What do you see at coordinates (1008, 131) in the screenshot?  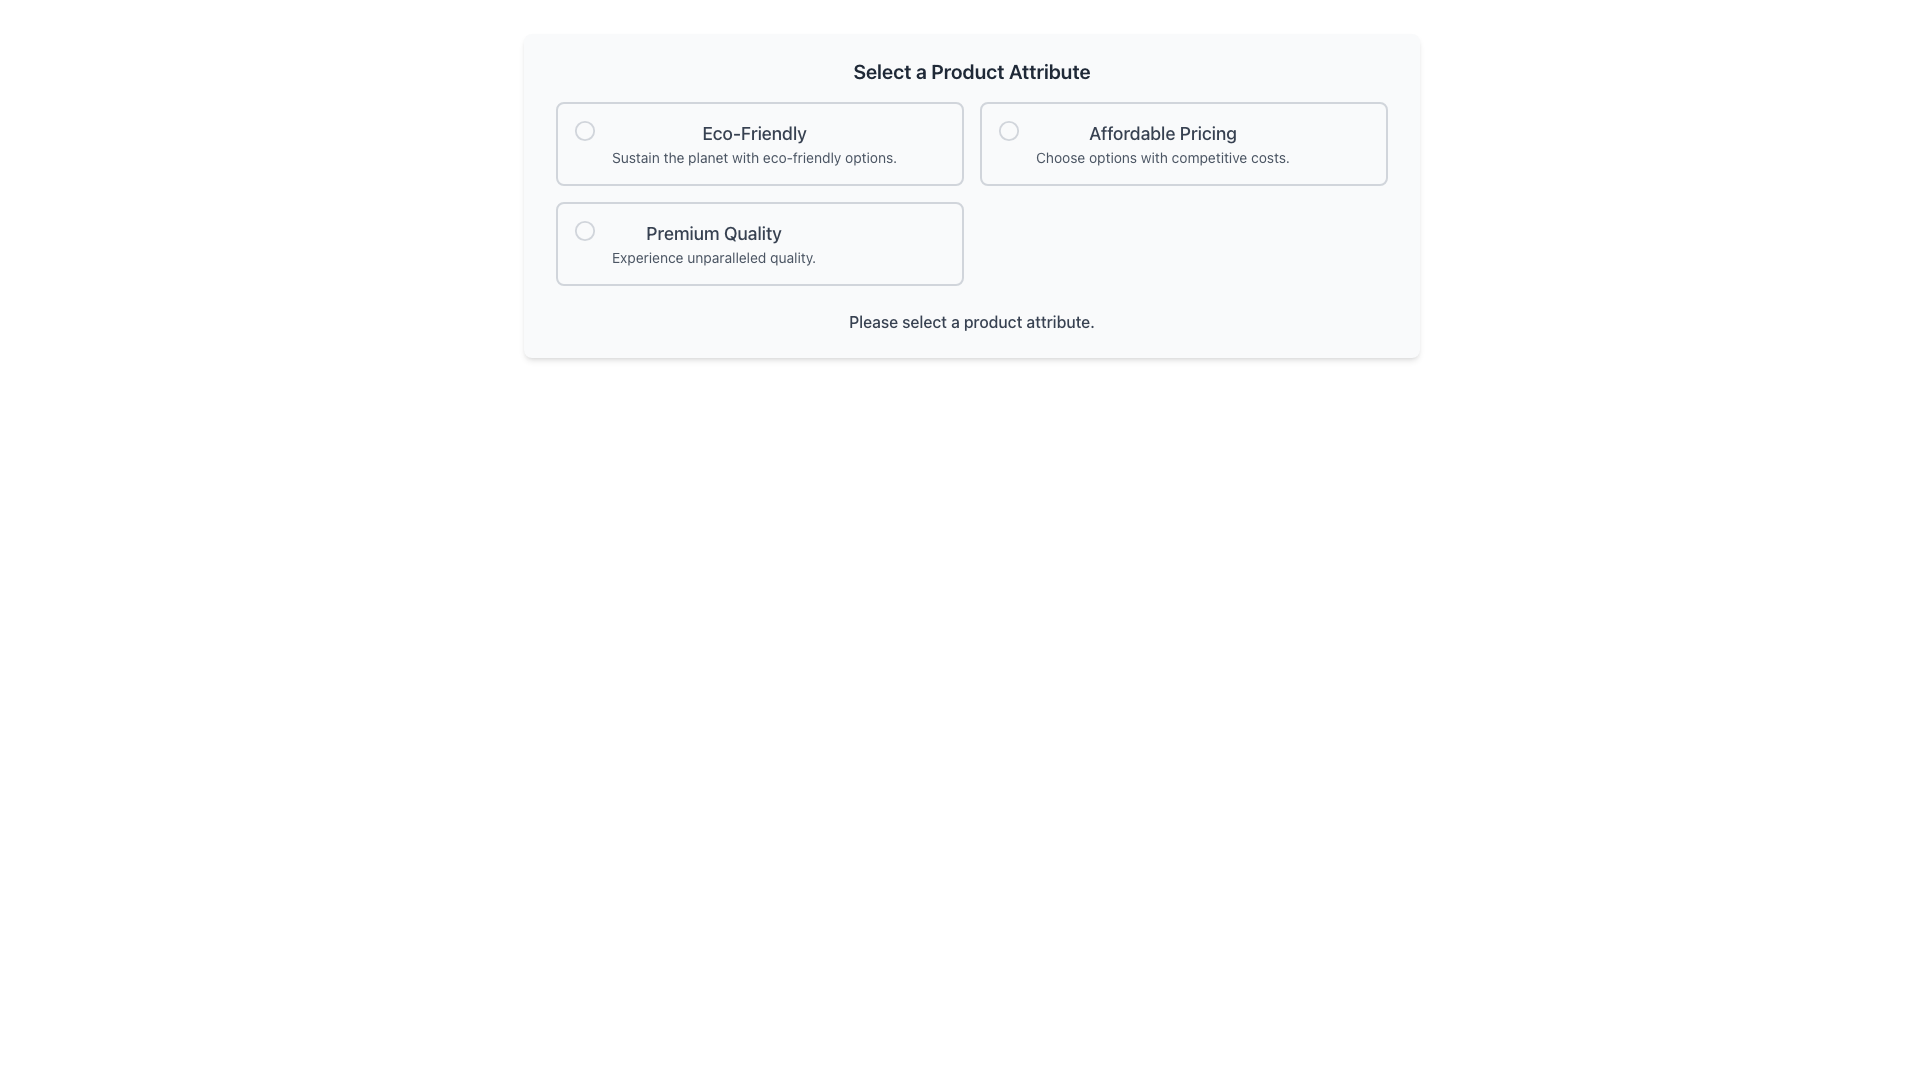 I see `the inner circle with a gray outline in the 'Affordable Pricing' section` at bounding box center [1008, 131].